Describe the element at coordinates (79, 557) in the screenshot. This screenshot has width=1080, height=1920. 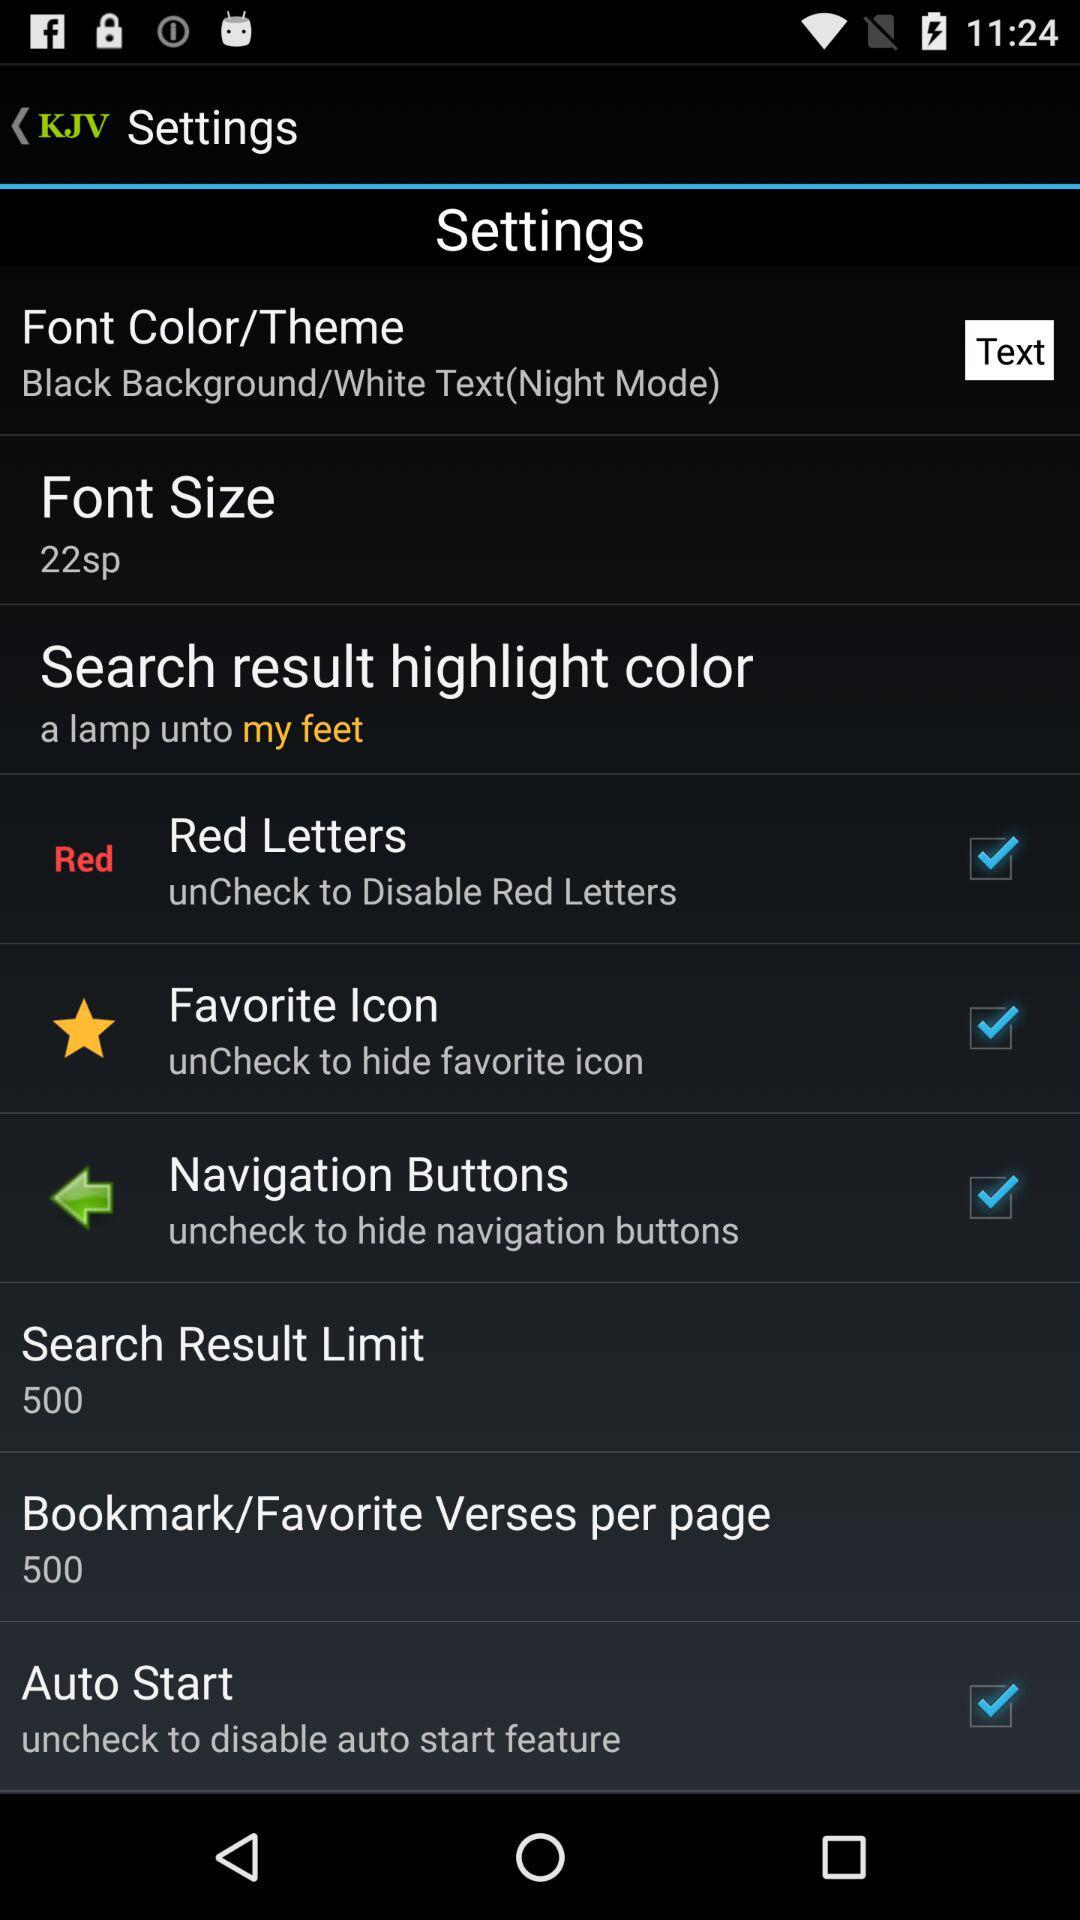
I see `the 22sp icon` at that location.